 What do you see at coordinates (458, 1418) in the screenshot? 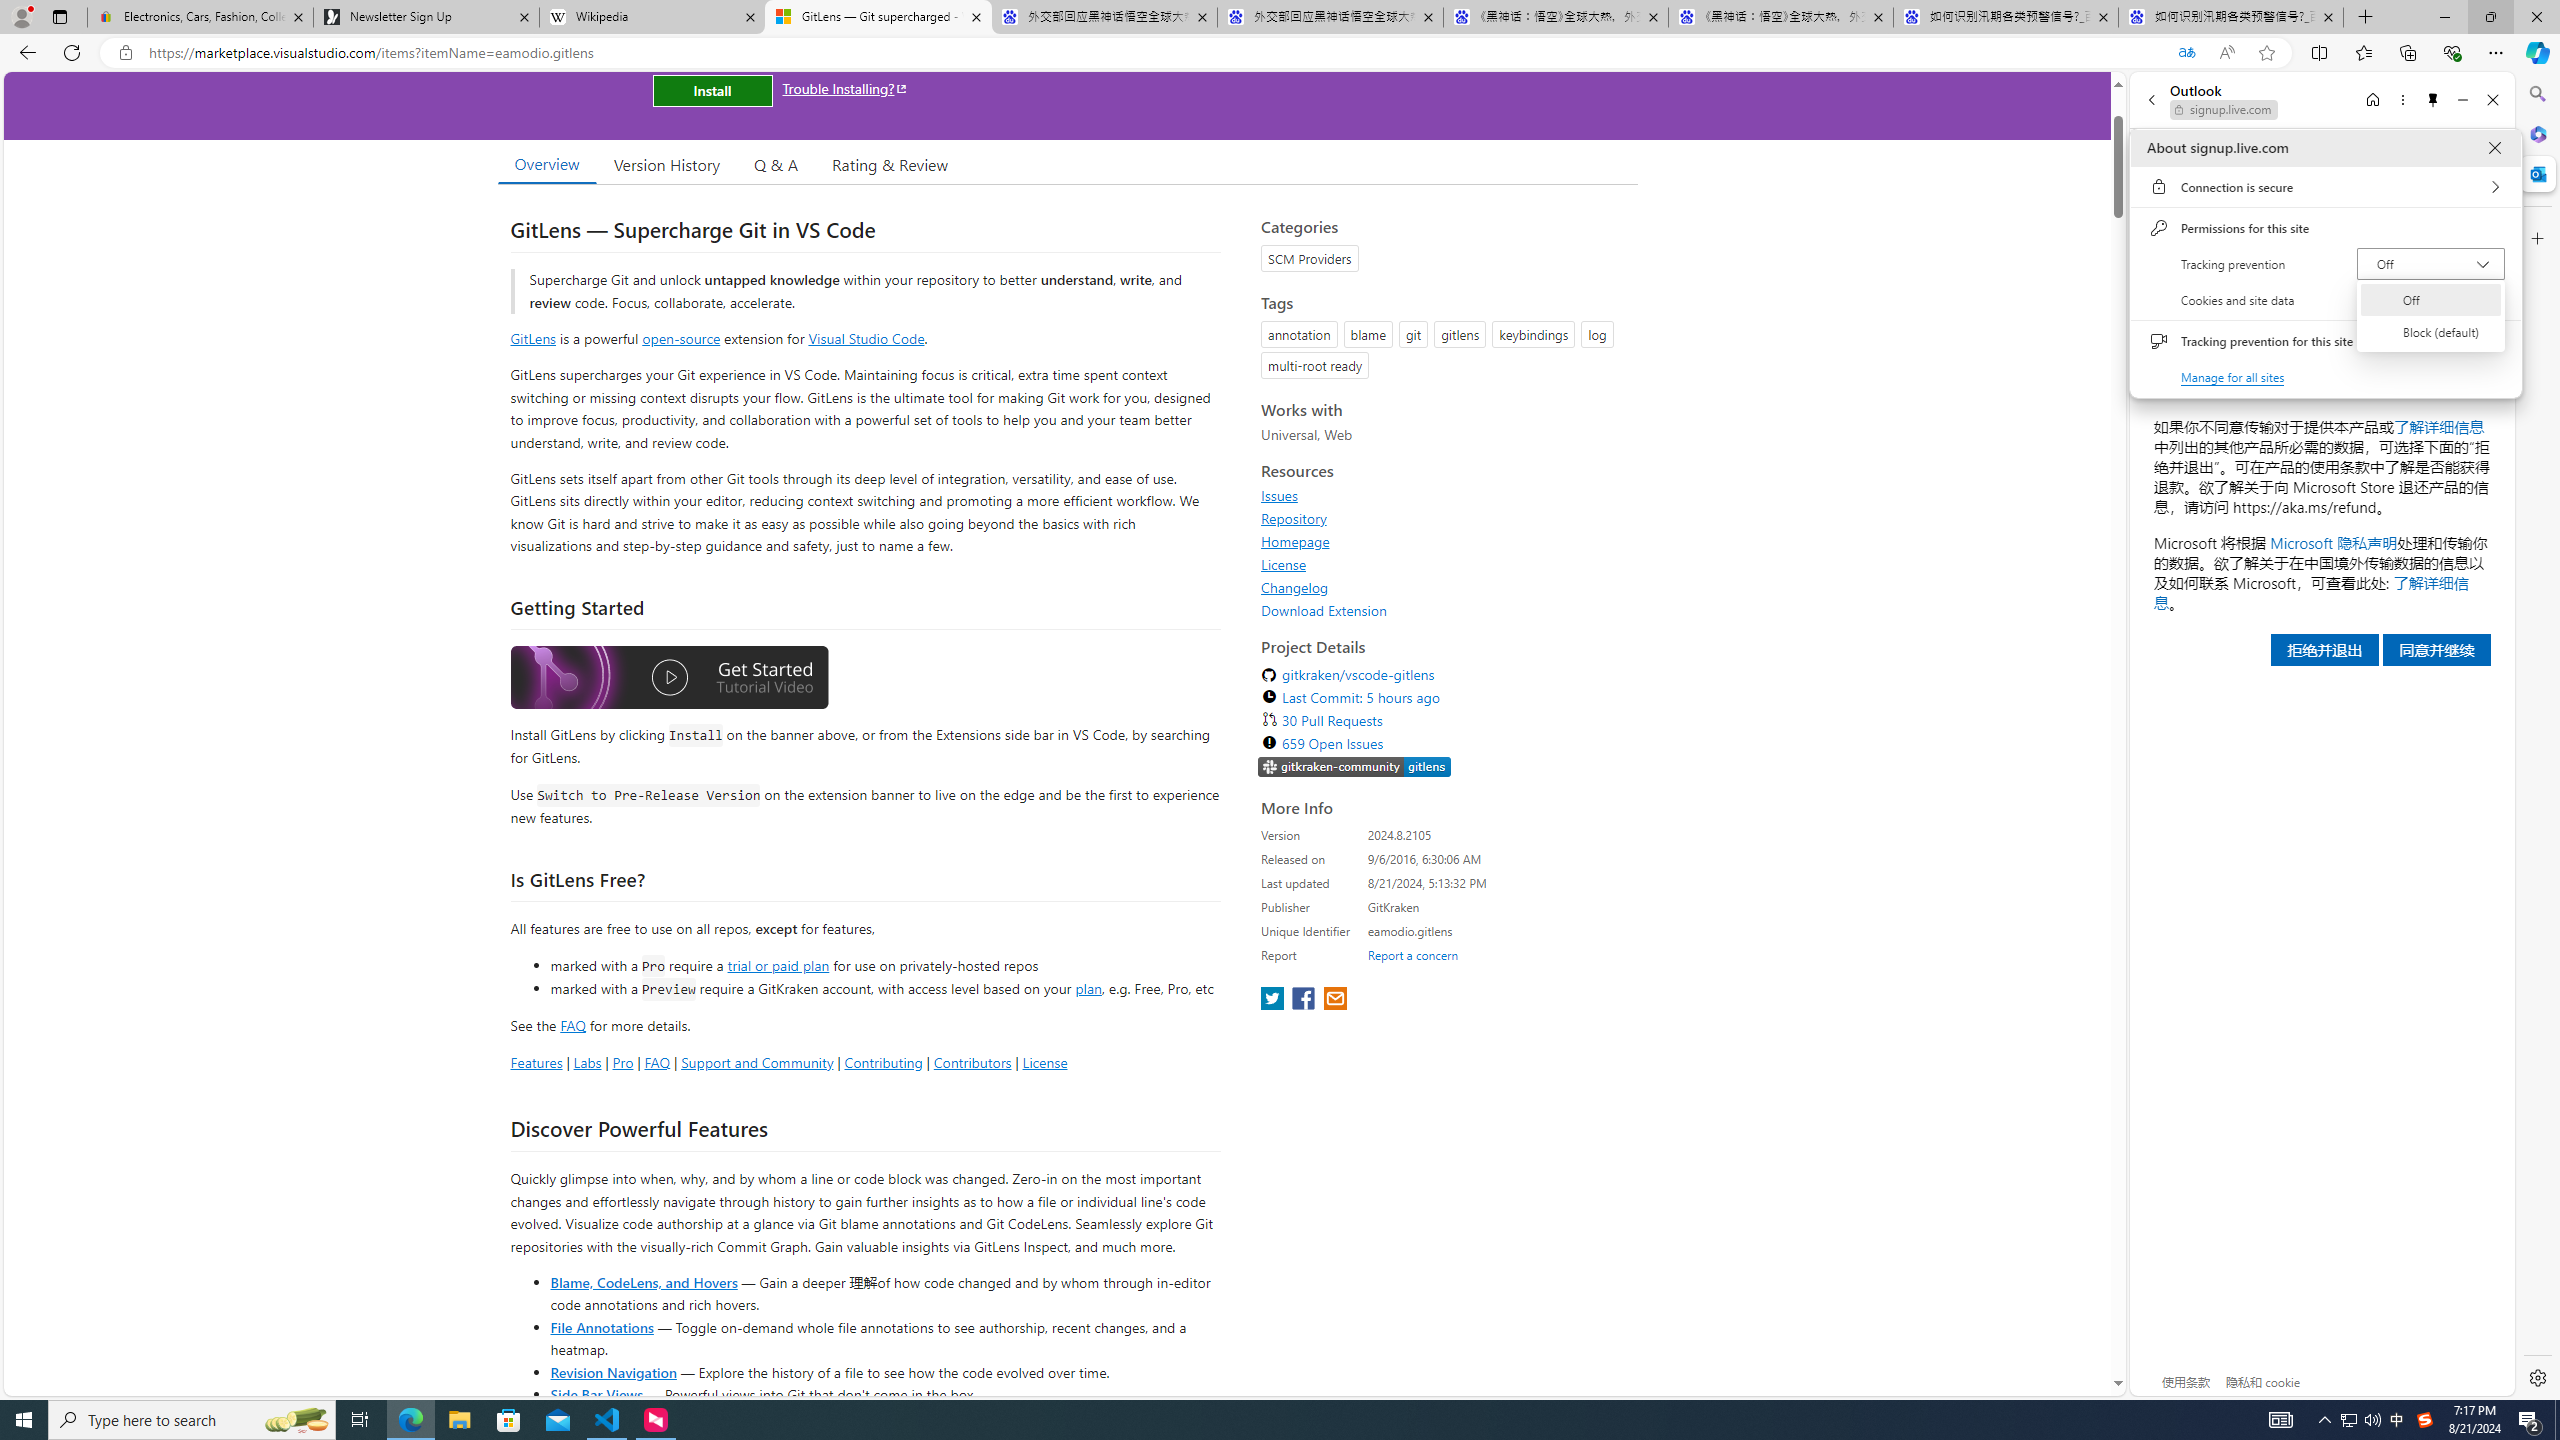
I see `'File Explorer'` at bounding box center [458, 1418].